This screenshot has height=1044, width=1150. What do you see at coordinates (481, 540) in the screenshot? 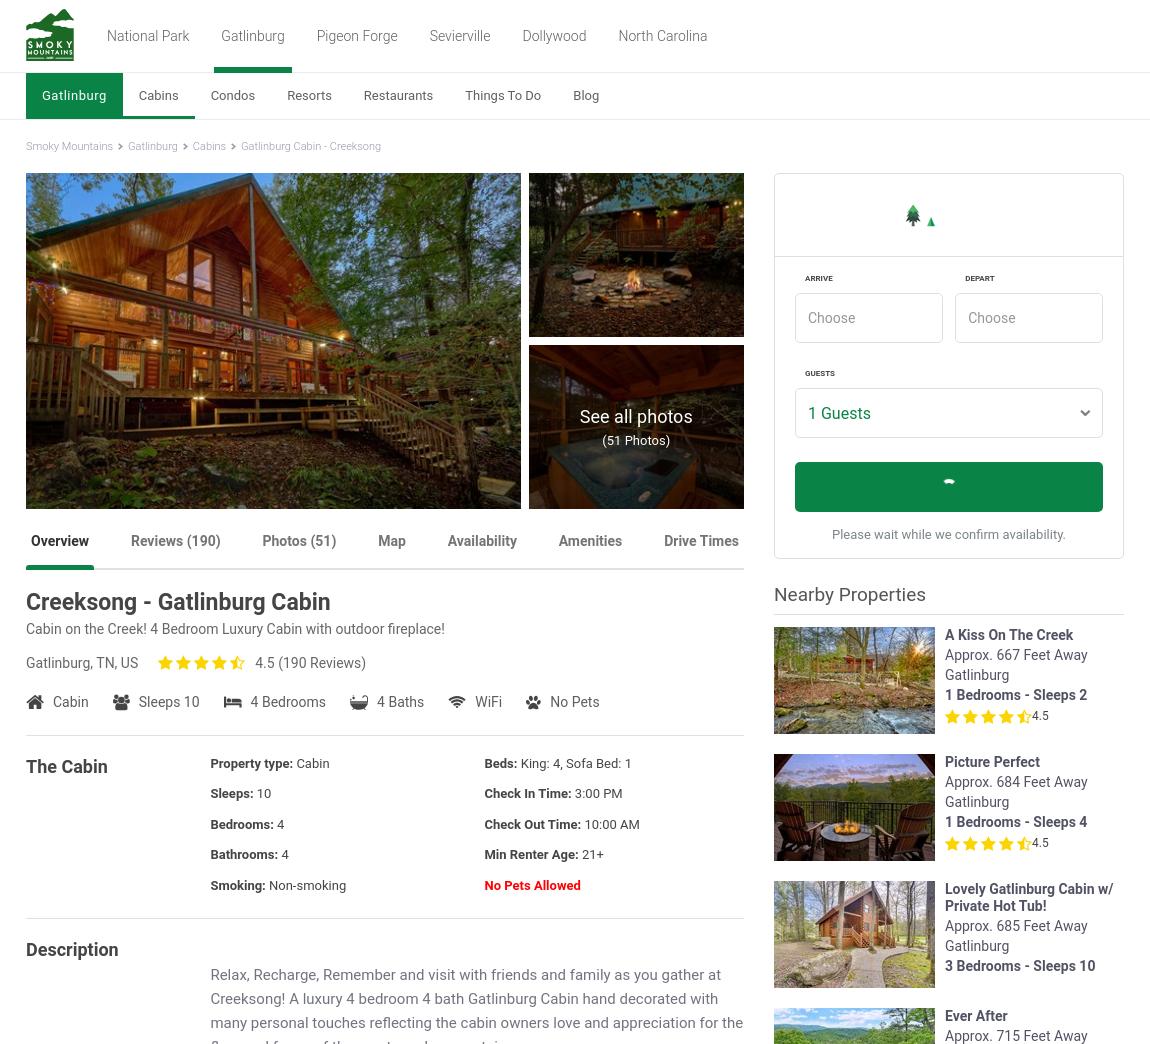
I see `'Availability'` at bounding box center [481, 540].